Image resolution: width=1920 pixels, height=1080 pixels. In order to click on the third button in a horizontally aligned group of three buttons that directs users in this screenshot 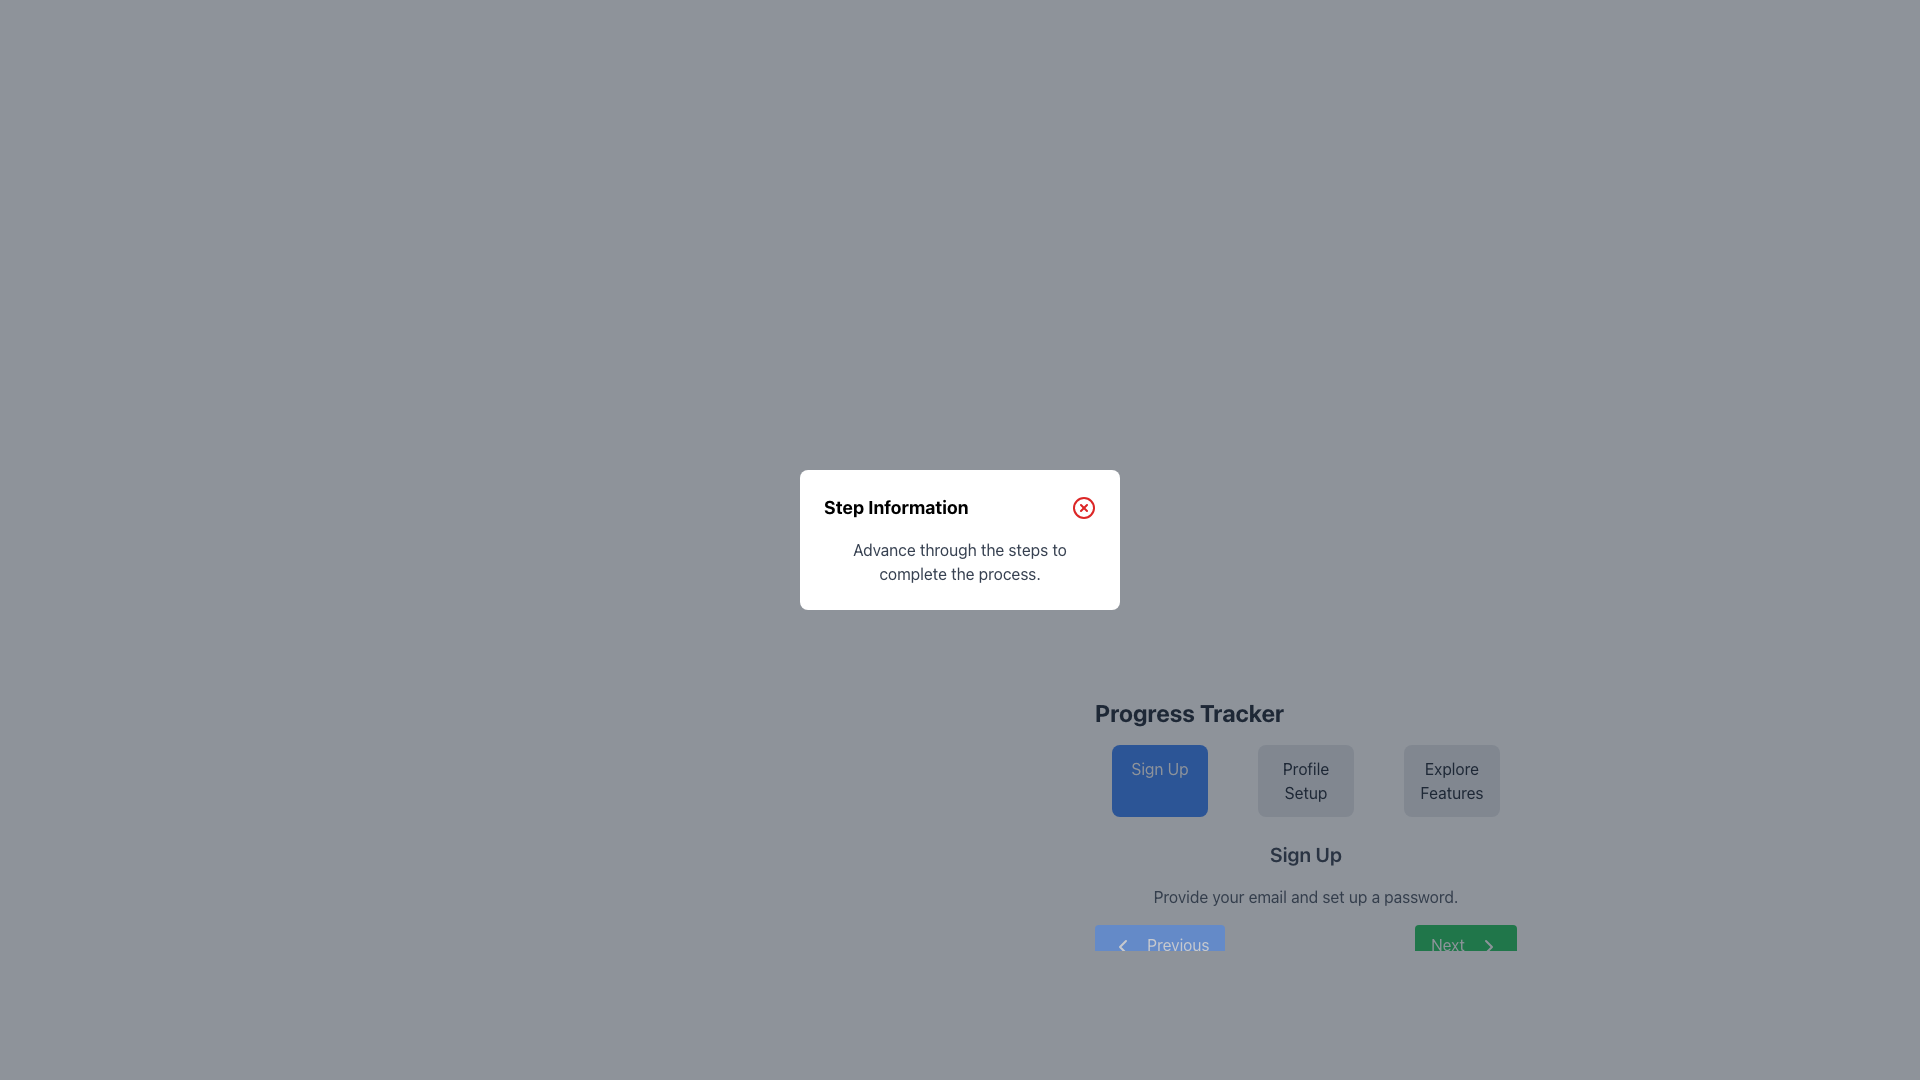, I will do `click(1451, 779)`.